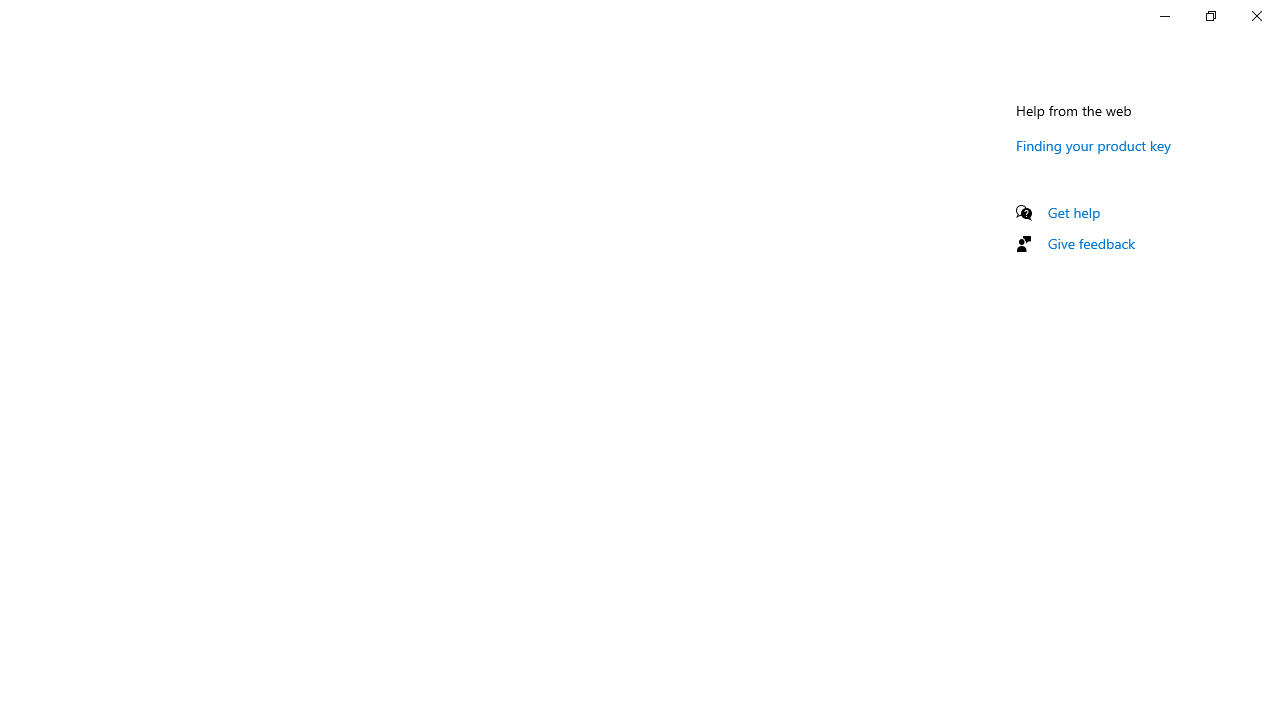 This screenshot has width=1280, height=720. I want to click on 'Get help', so click(1073, 212).